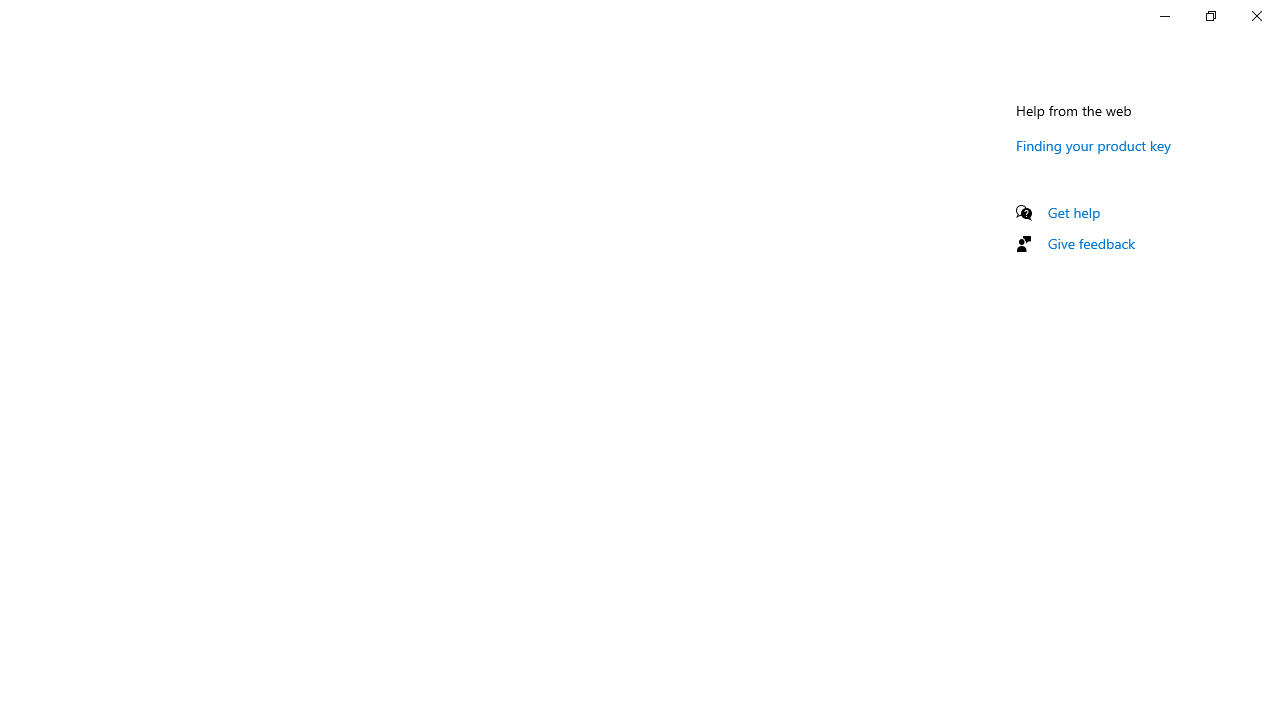 This screenshot has width=1280, height=720. I want to click on 'Get help', so click(1073, 212).